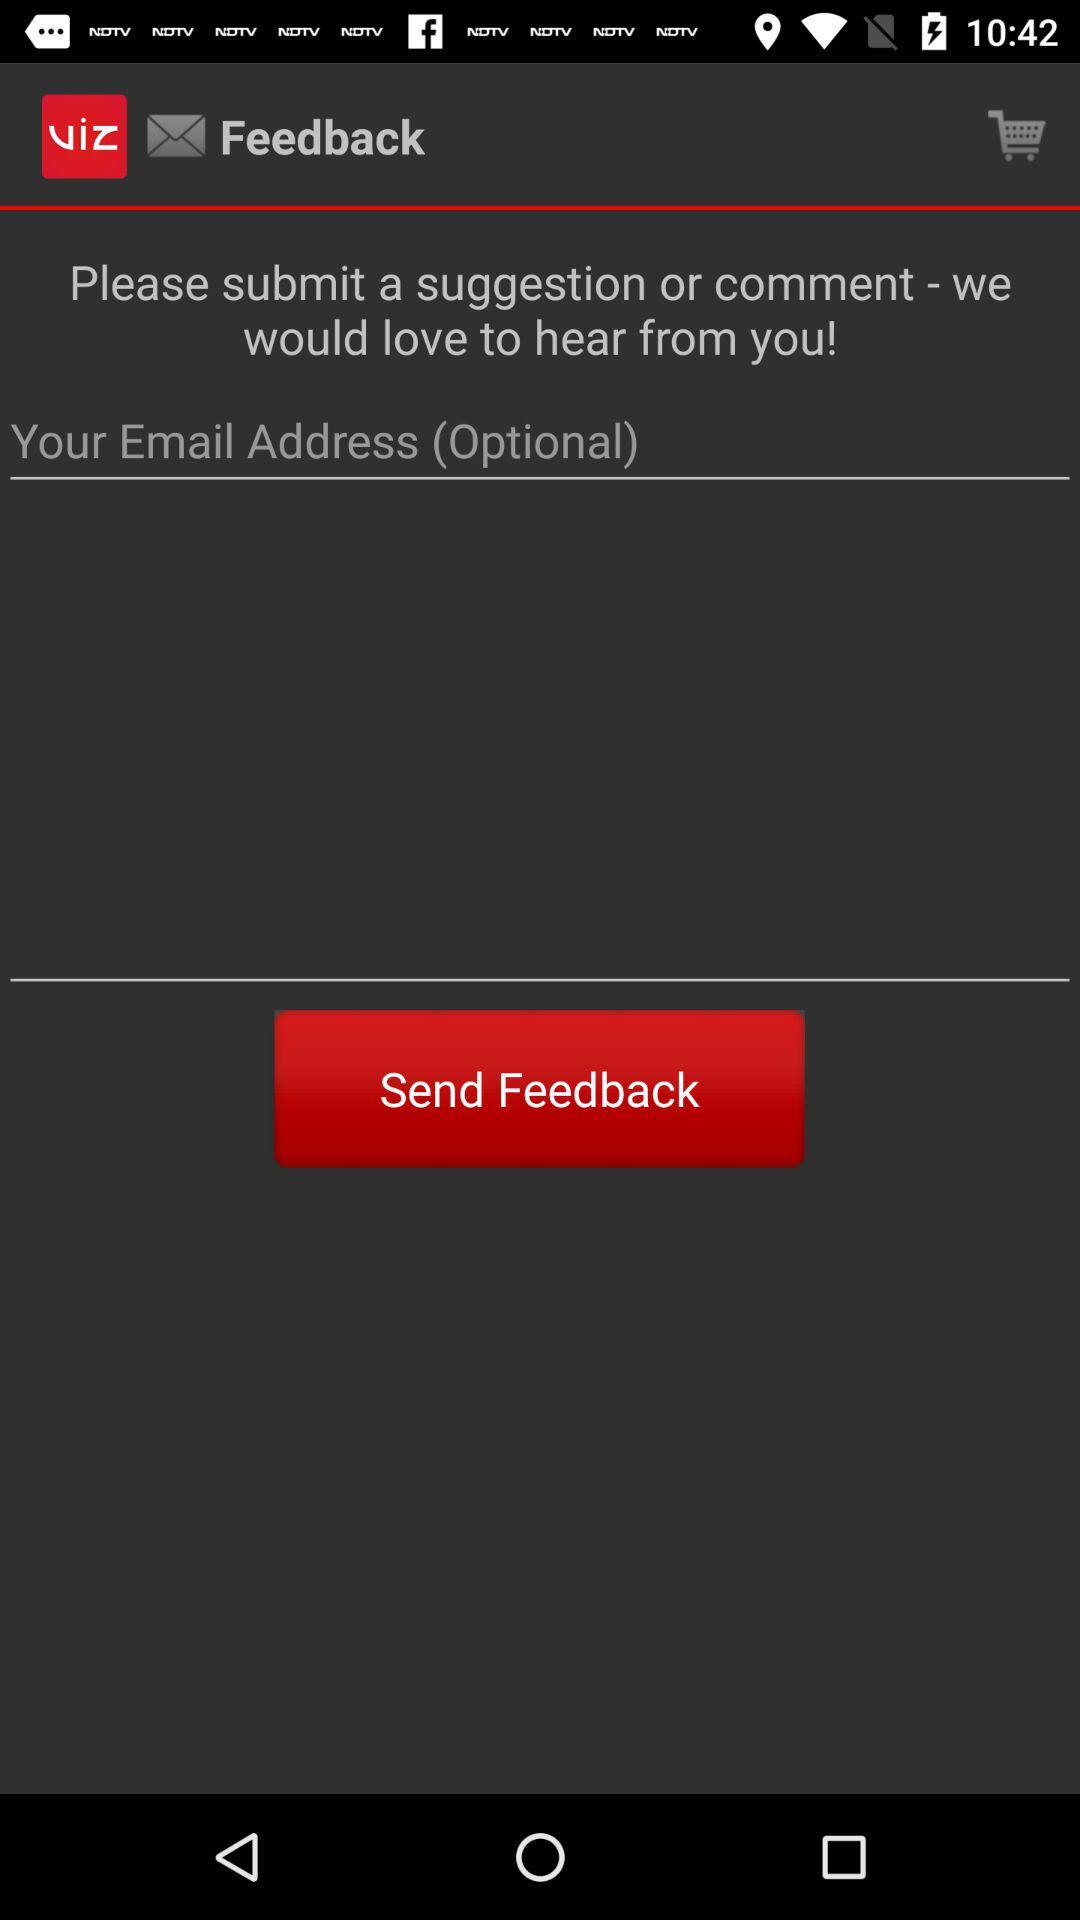 This screenshot has height=1920, width=1080. What do you see at coordinates (1017, 135) in the screenshot?
I see `item above the please submit a icon` at bounding box center [1017, 135].